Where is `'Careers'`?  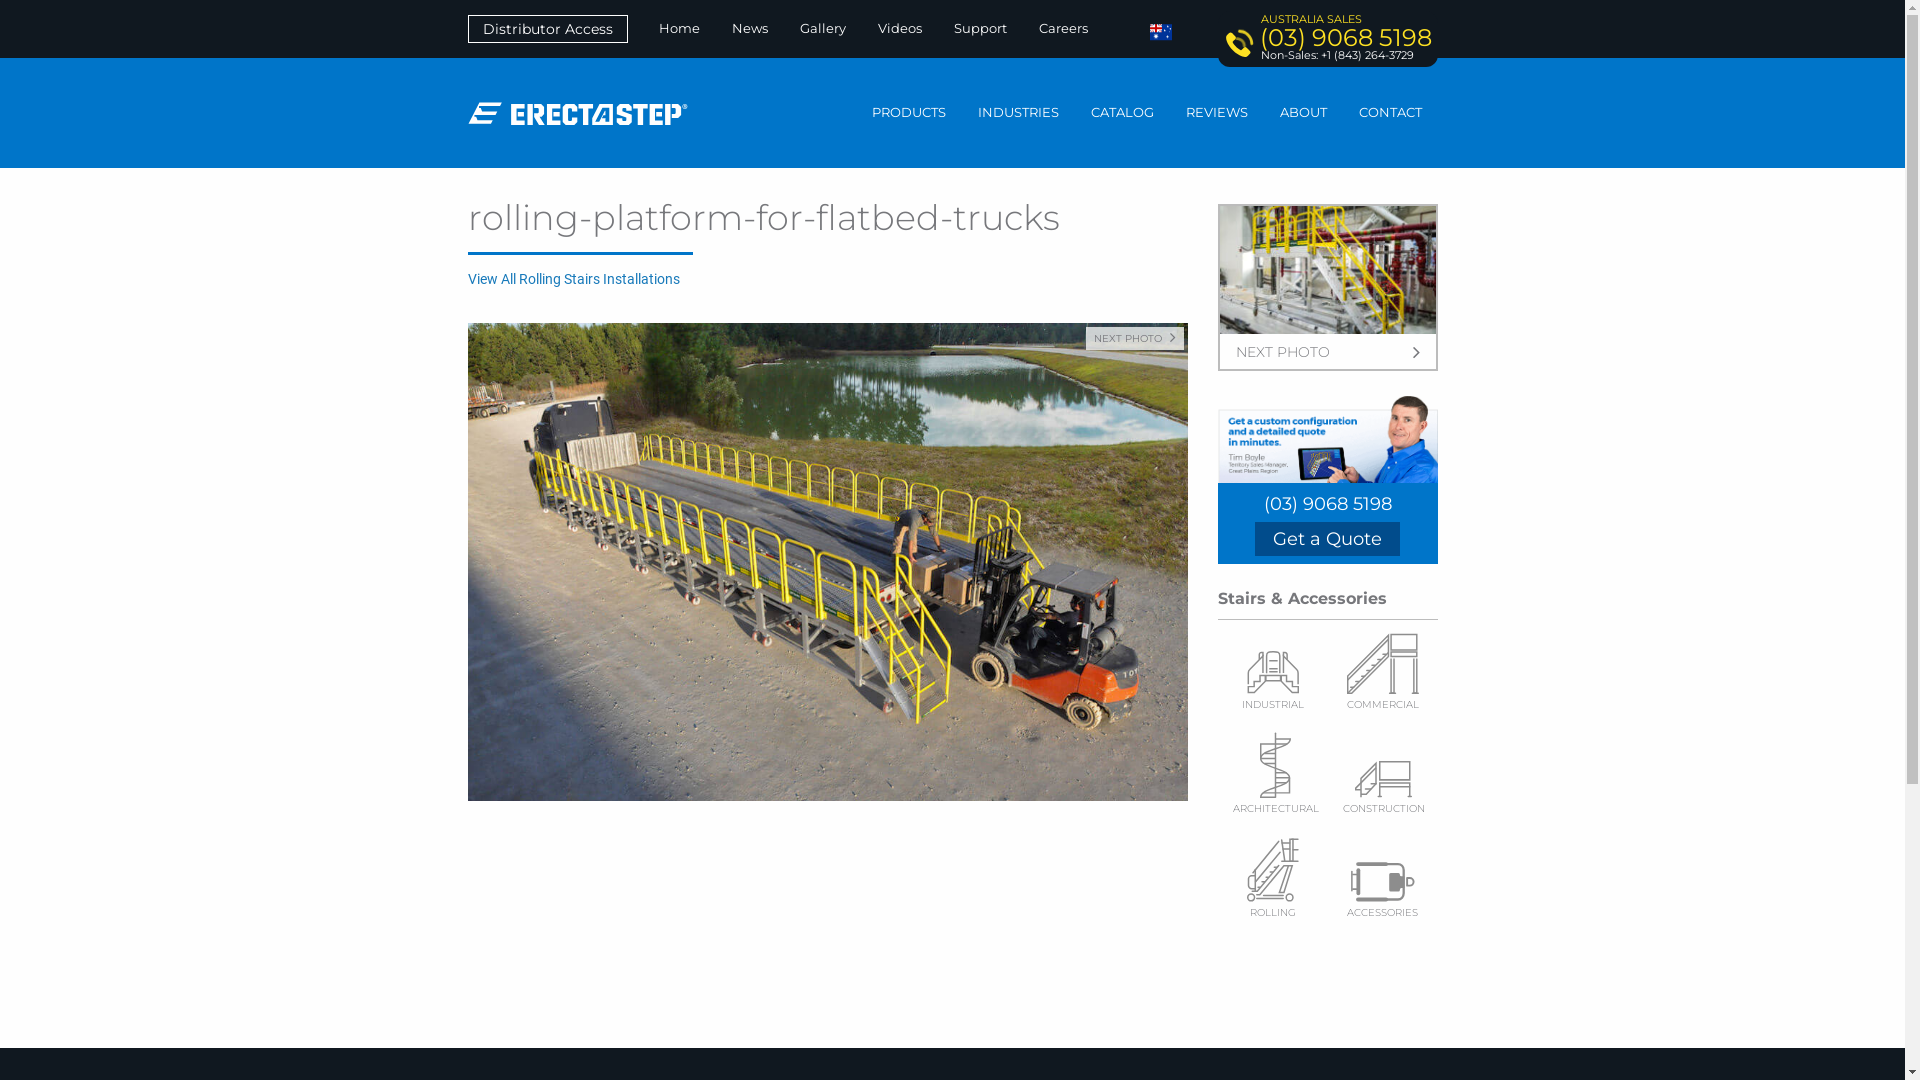 'Careers' is located at coordinates (1062, 28).